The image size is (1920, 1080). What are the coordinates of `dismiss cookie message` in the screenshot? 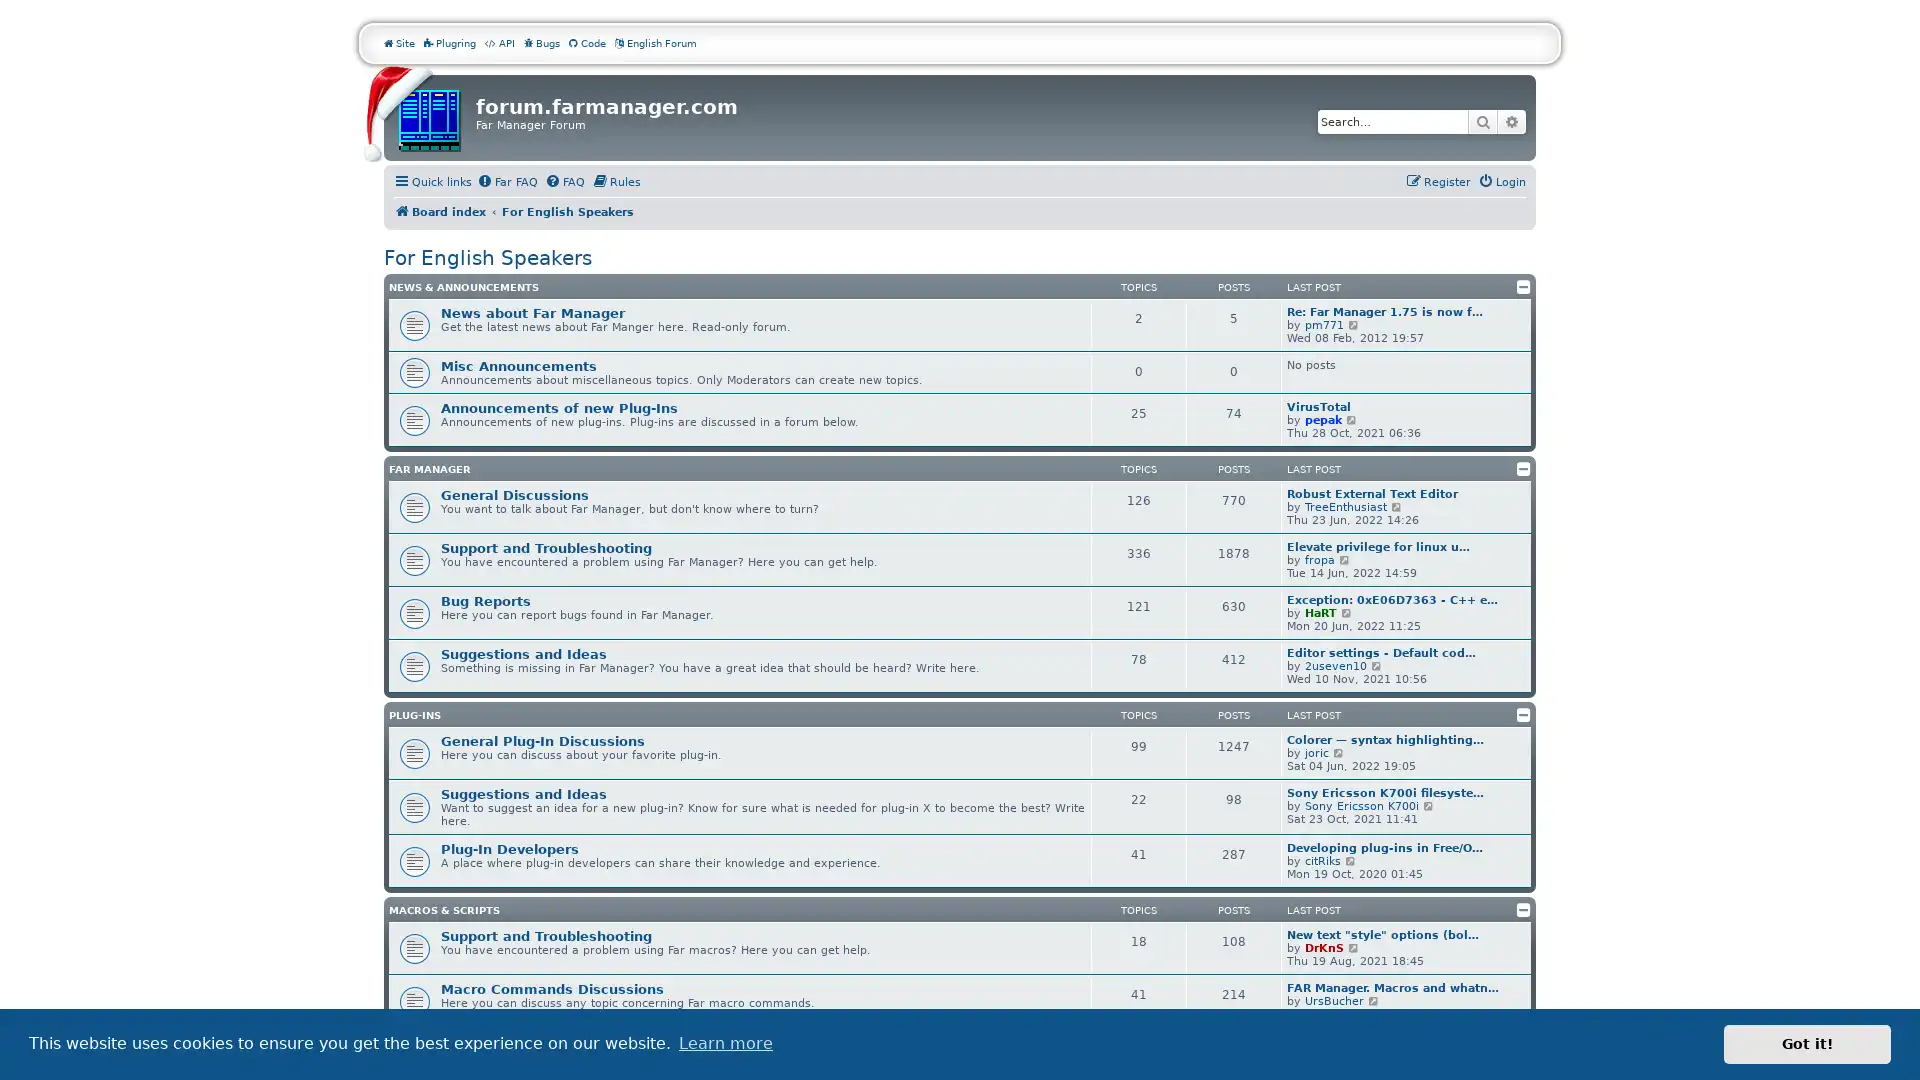 It's located at (1807, 1043).